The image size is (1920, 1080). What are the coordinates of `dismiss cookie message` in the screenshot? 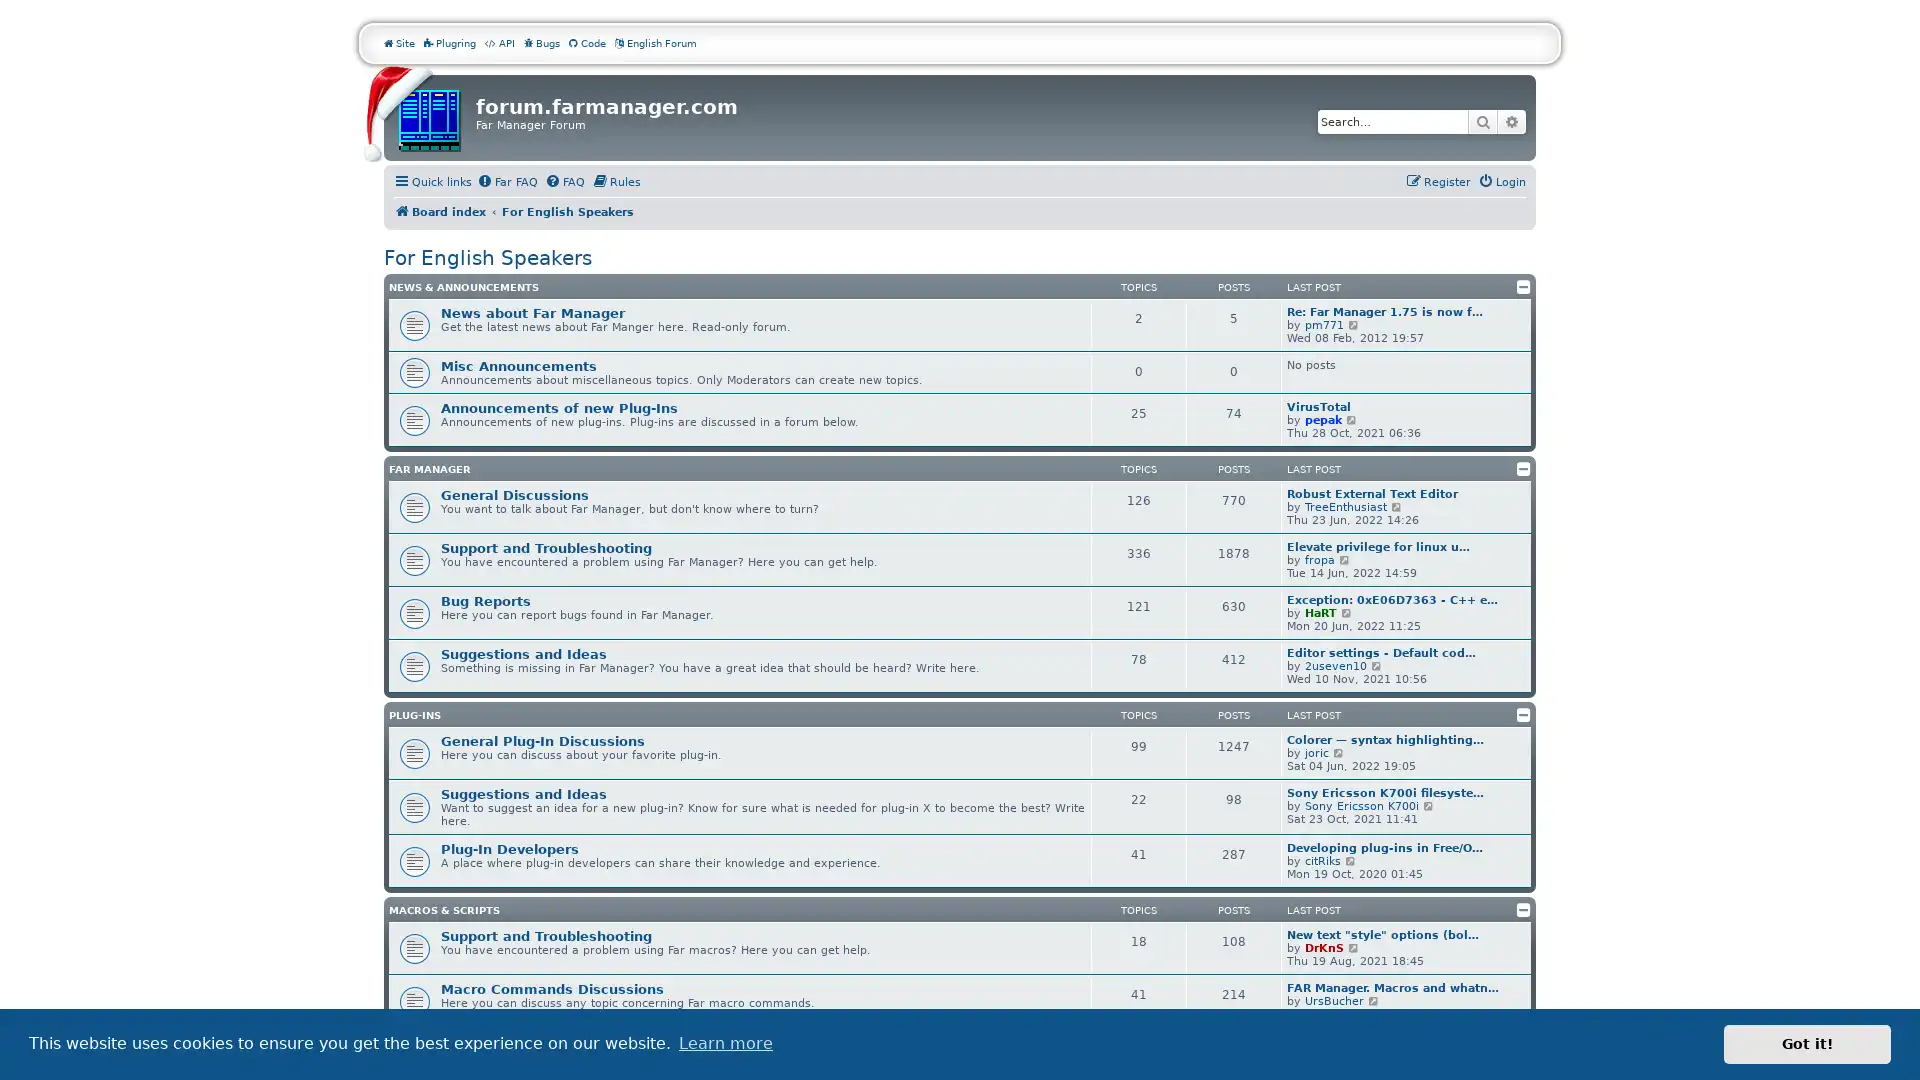 It's located at (1807, 1043).